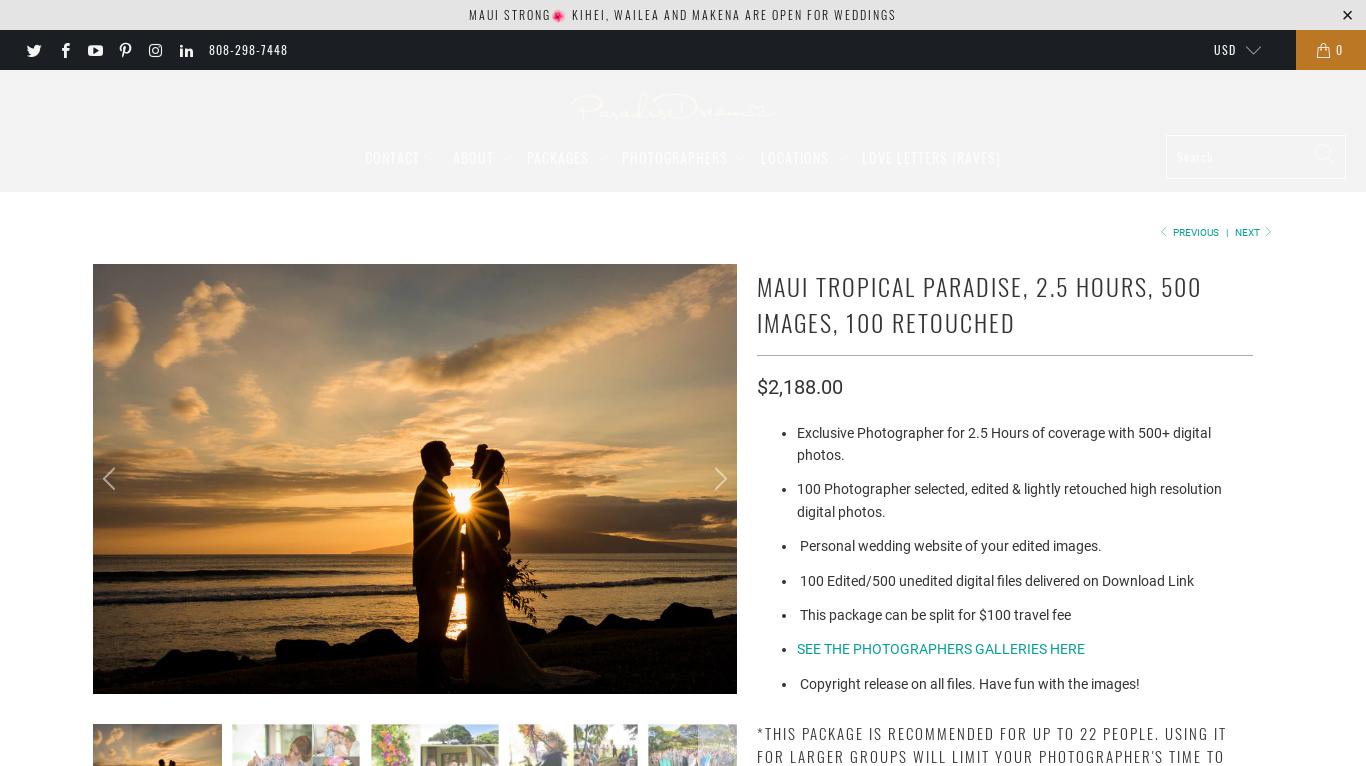  I want to click on 'Photographers', so click(675, 155).